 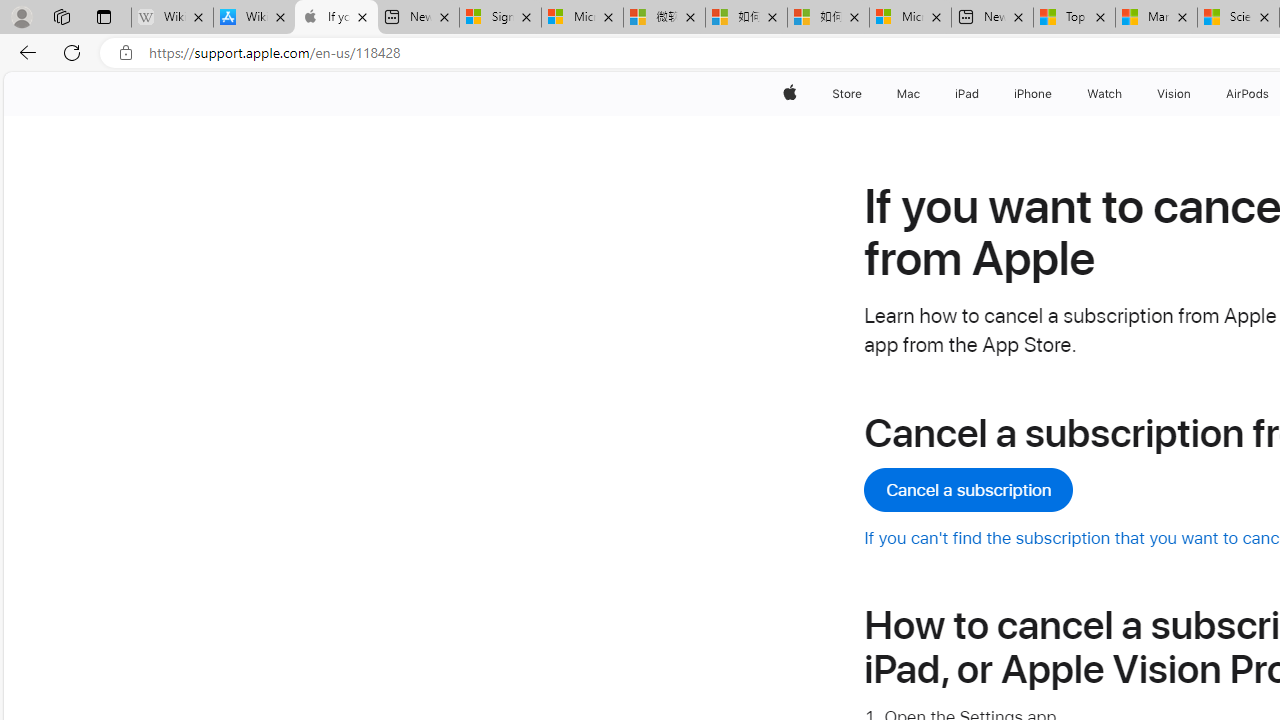 I want to click on 'View site information', so click(x=125, y=52).